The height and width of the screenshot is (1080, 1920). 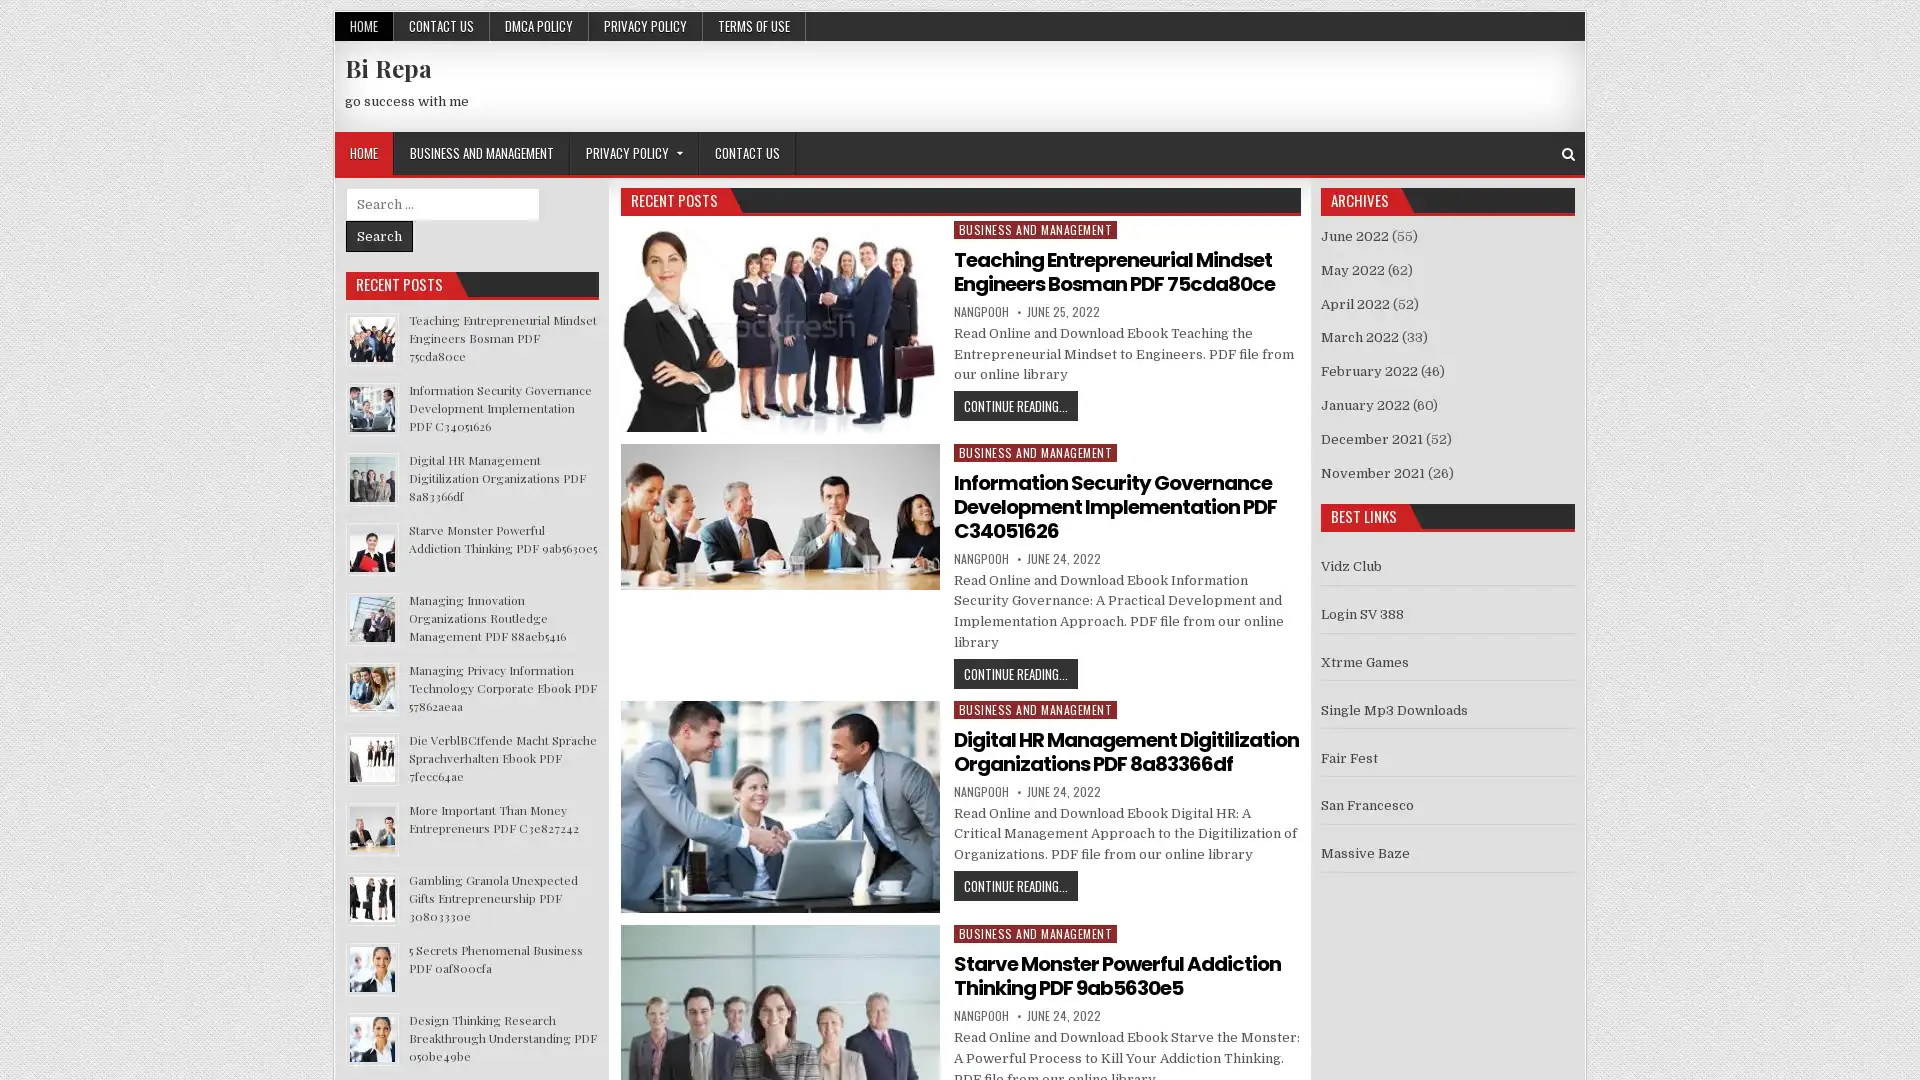 What do you see at coordinates (378, 235) in the screenshot?
I see `Search` at bounding box center [378, 235].